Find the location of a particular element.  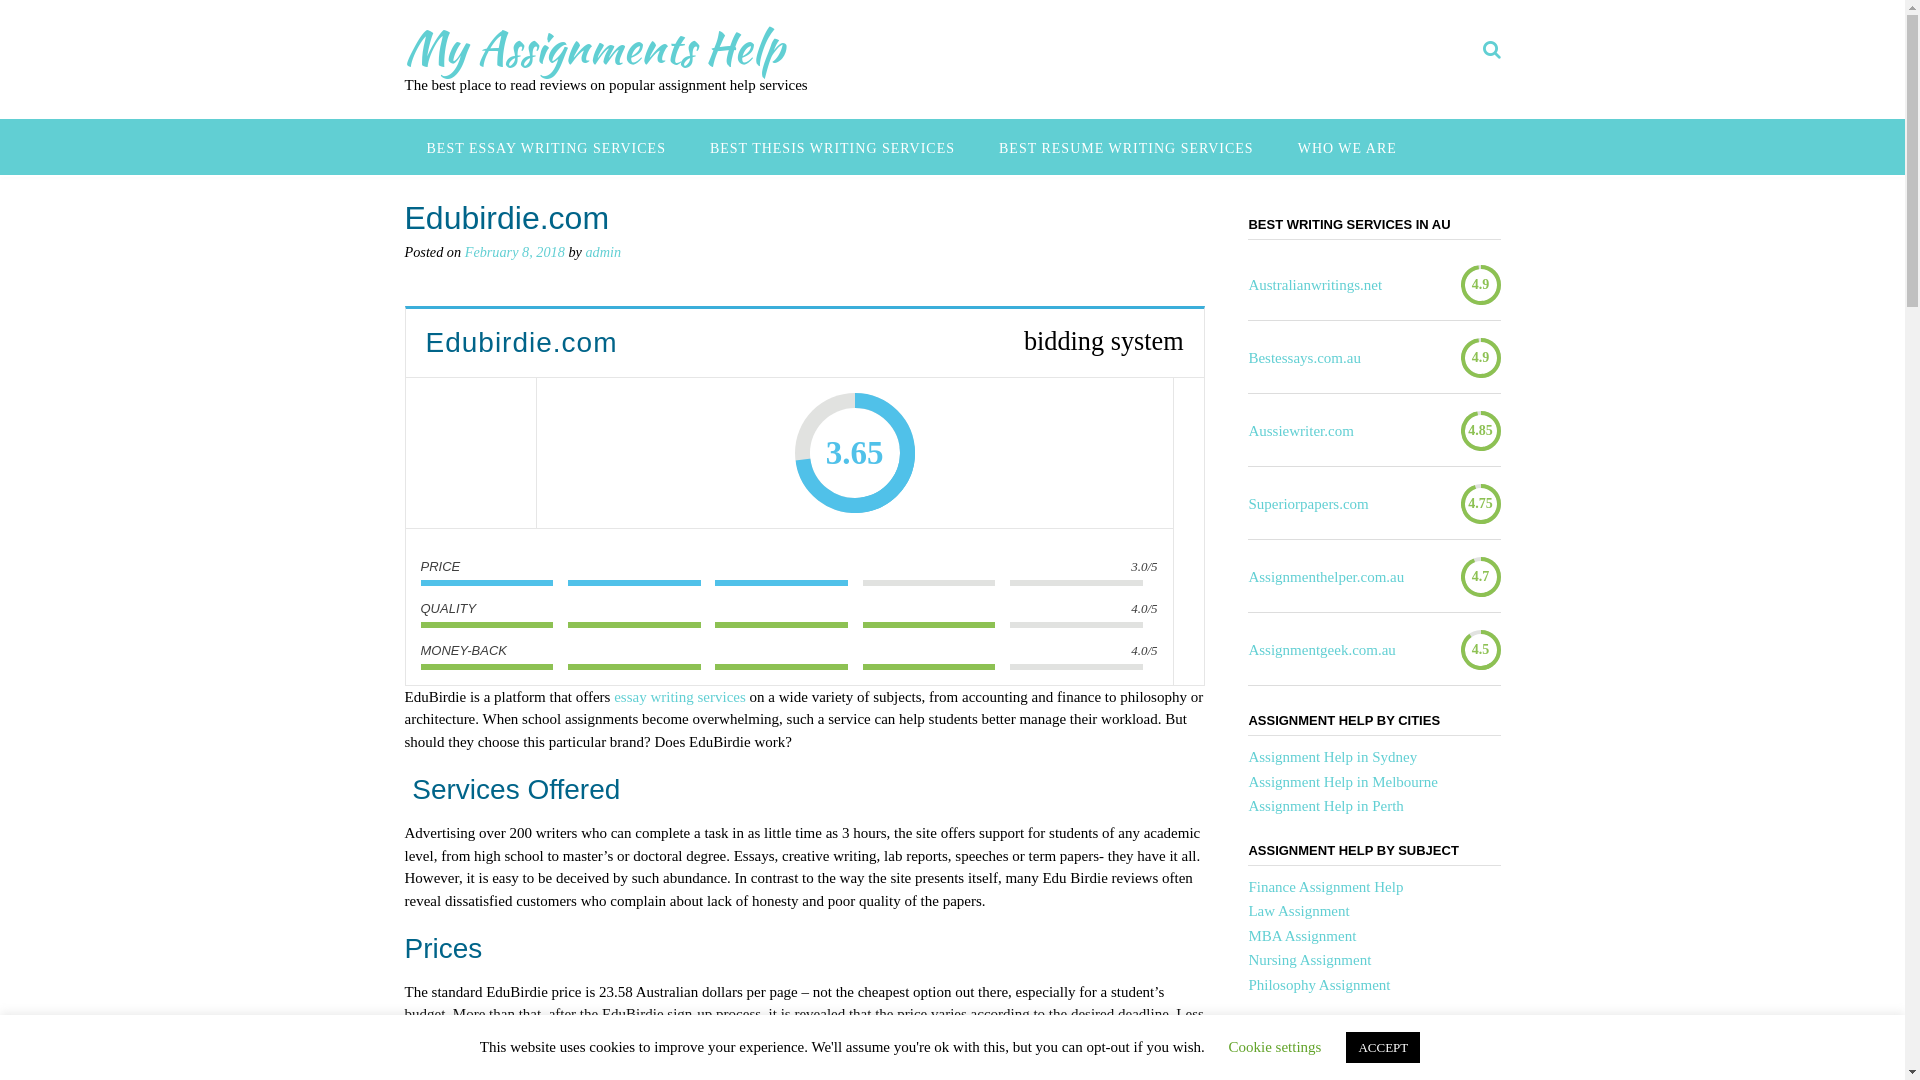

'Law Assignment' is located at coordinates (1298, 910).